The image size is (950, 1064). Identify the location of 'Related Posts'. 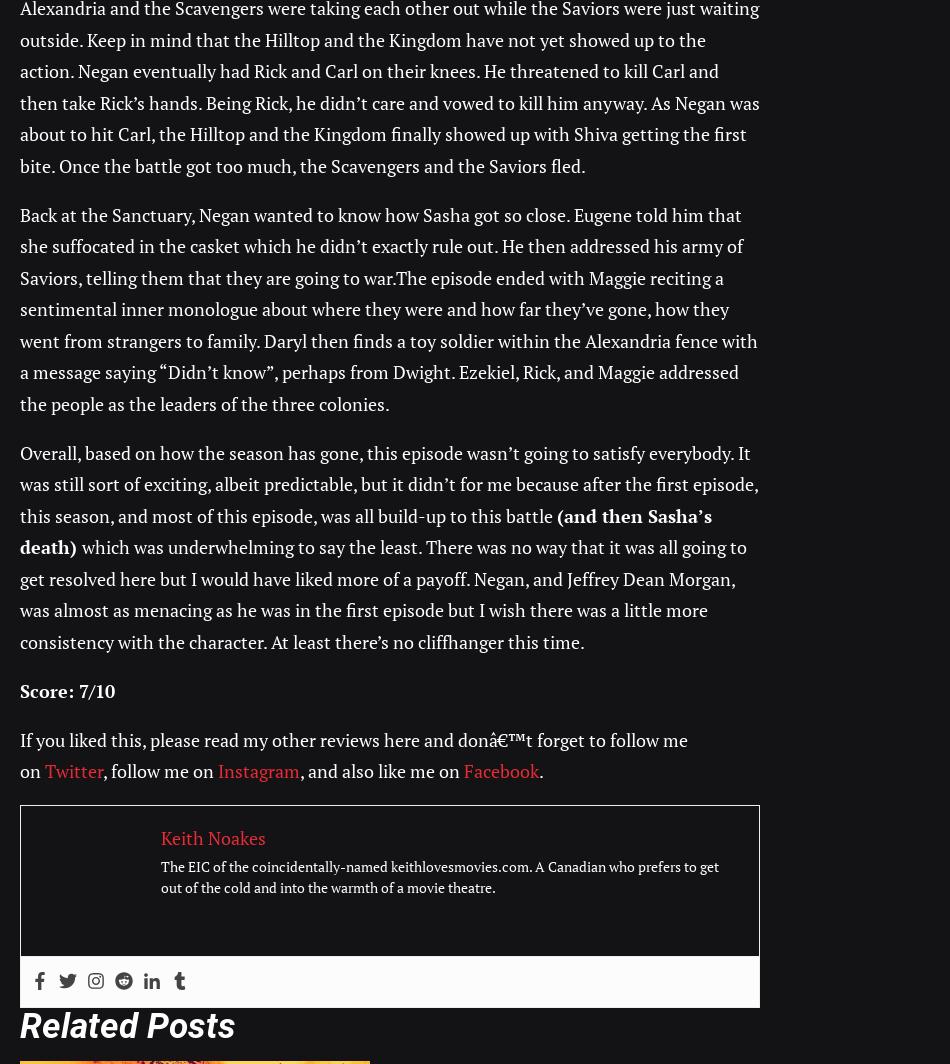
(20, 1026).